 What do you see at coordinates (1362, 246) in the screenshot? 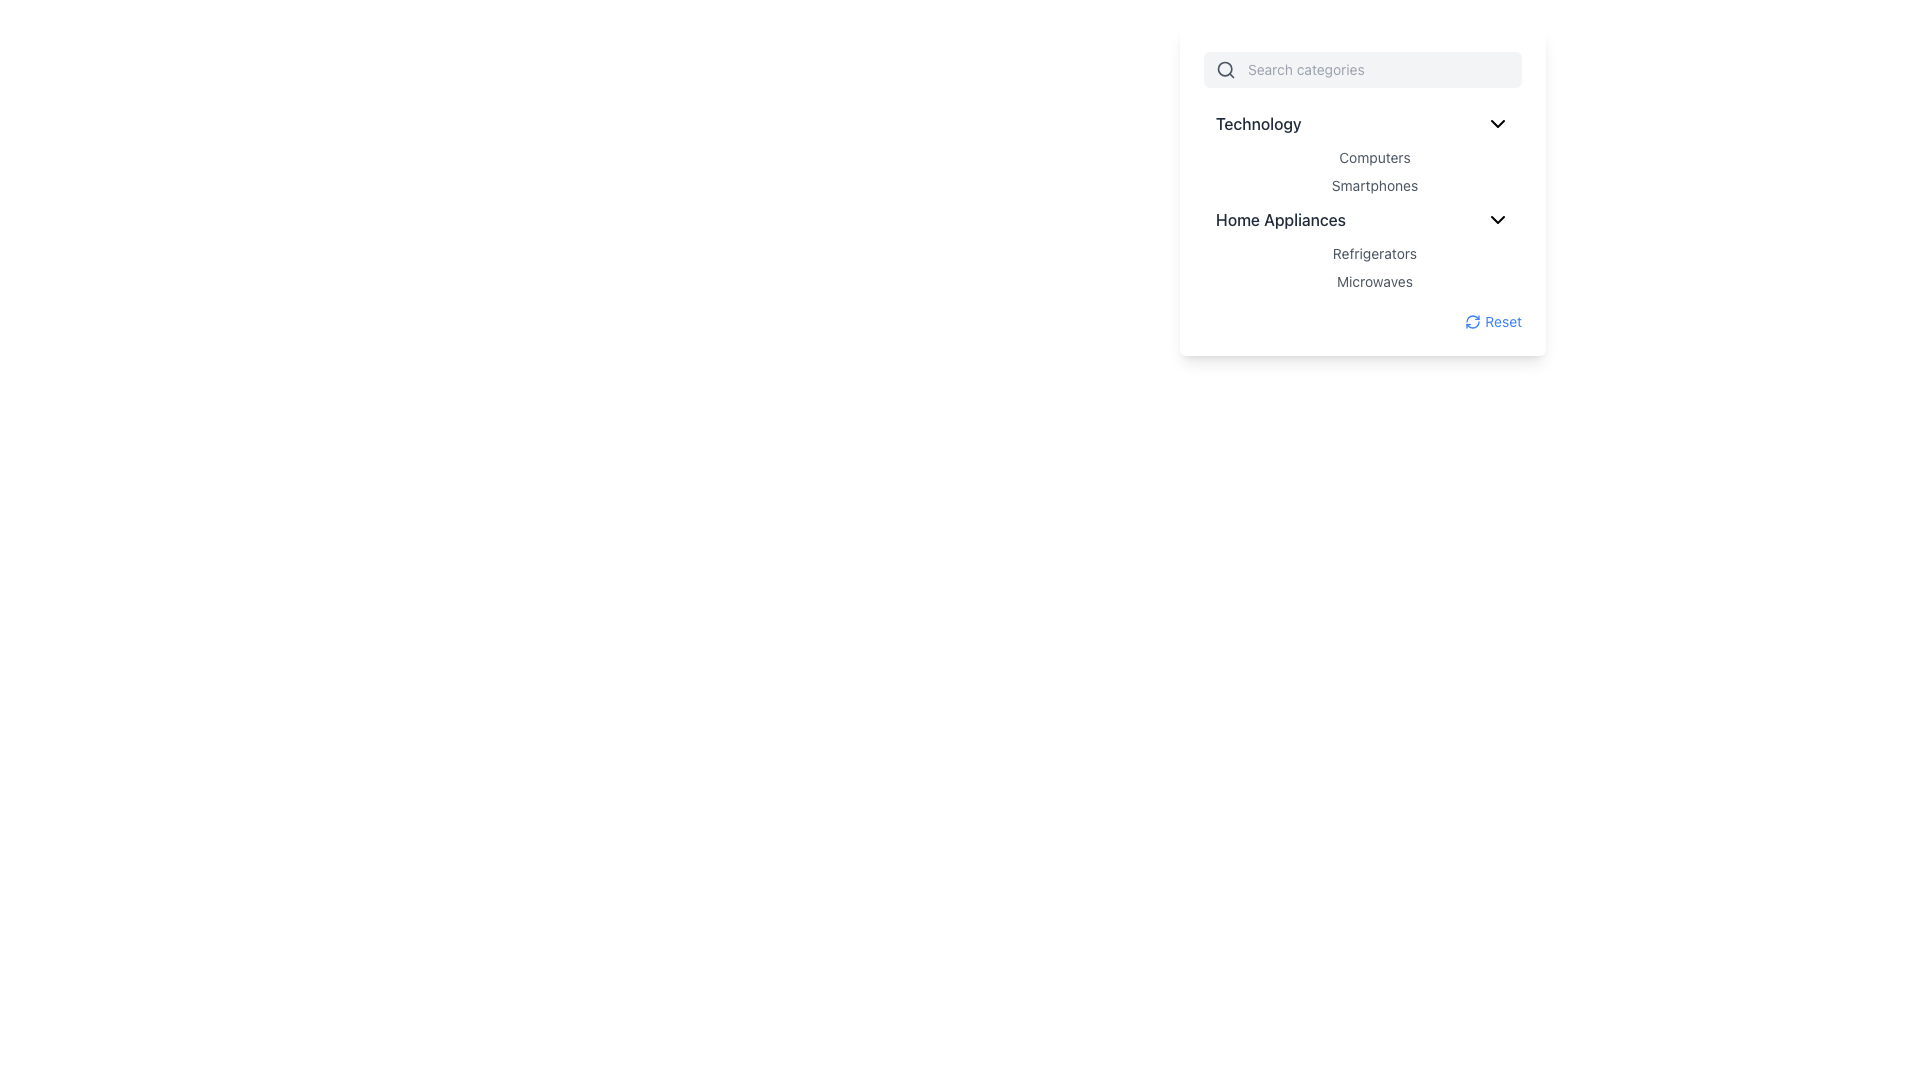
I see `the 'Home Appliances' dropdown group` at bounding box center [1362, 246].